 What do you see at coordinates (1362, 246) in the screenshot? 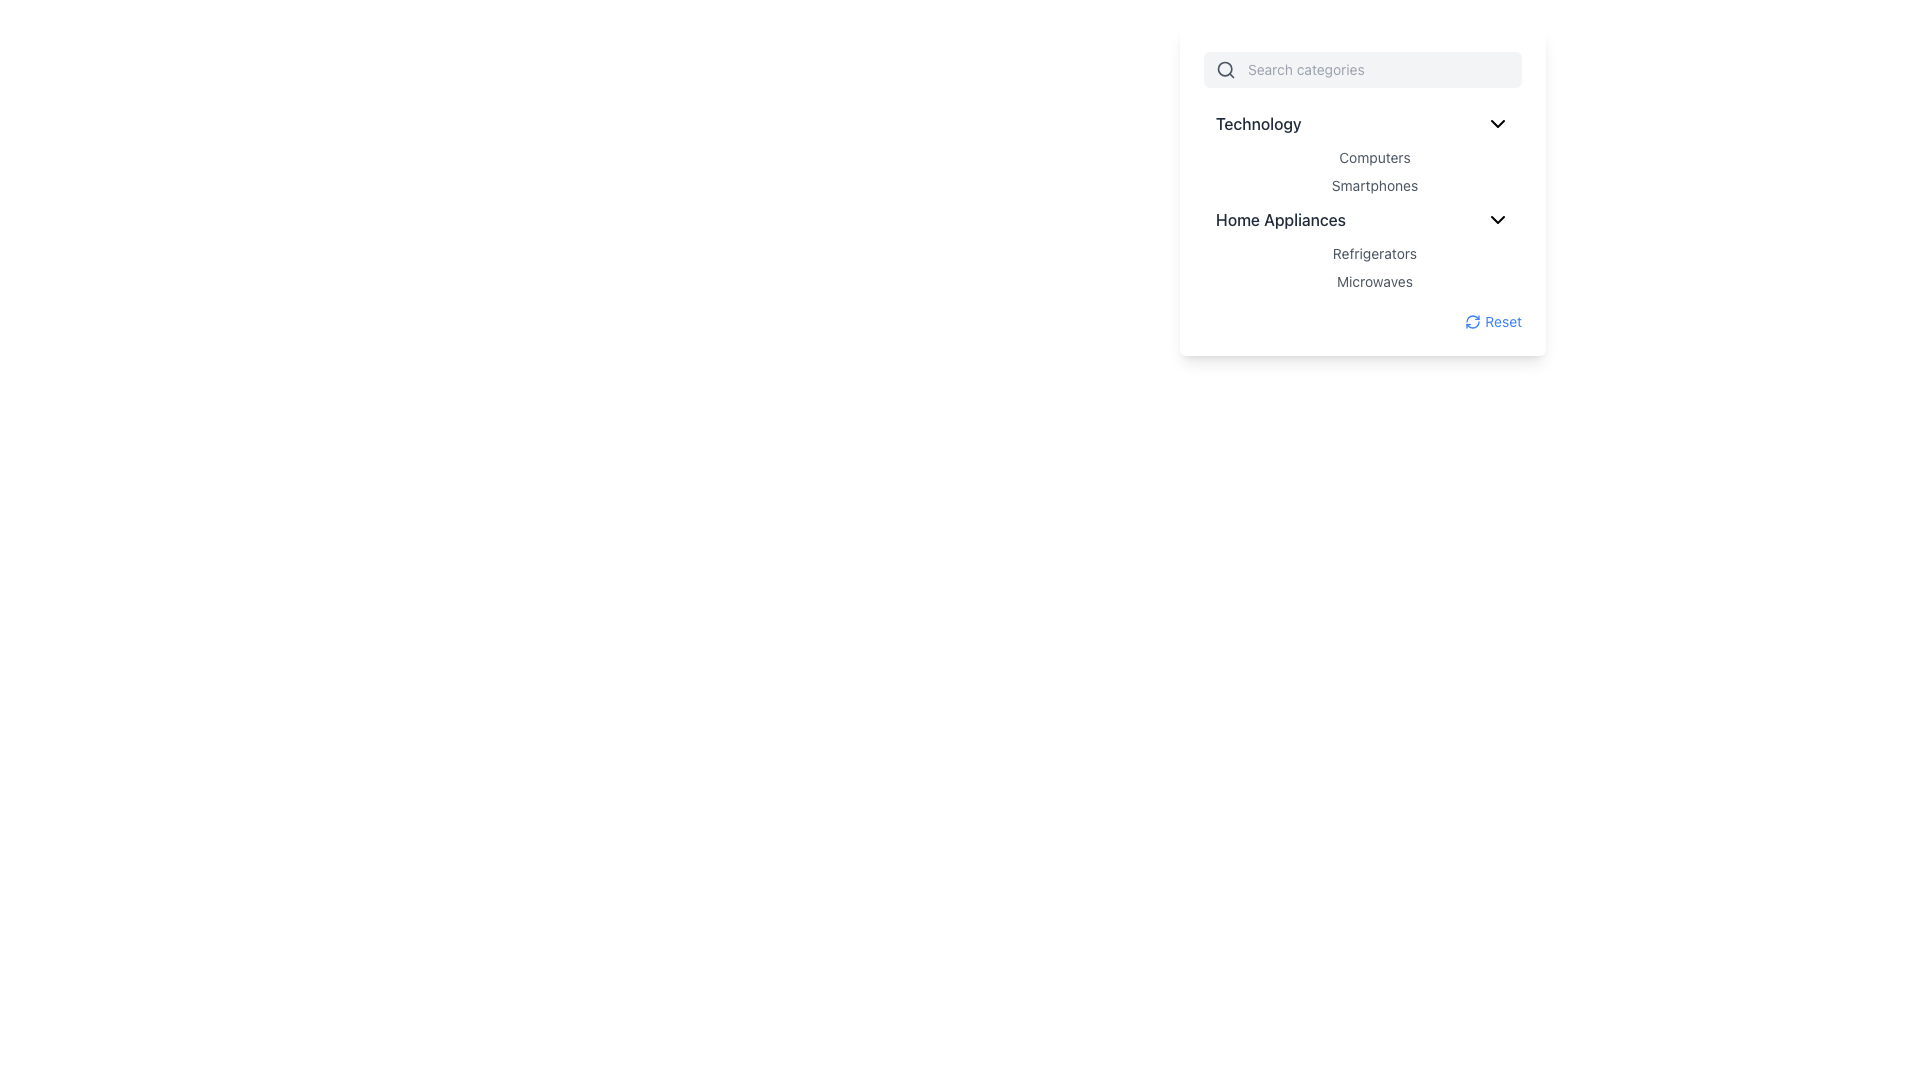
I see `the 'Home Appliances' dropdown group` at bounding box center [1362, 246].